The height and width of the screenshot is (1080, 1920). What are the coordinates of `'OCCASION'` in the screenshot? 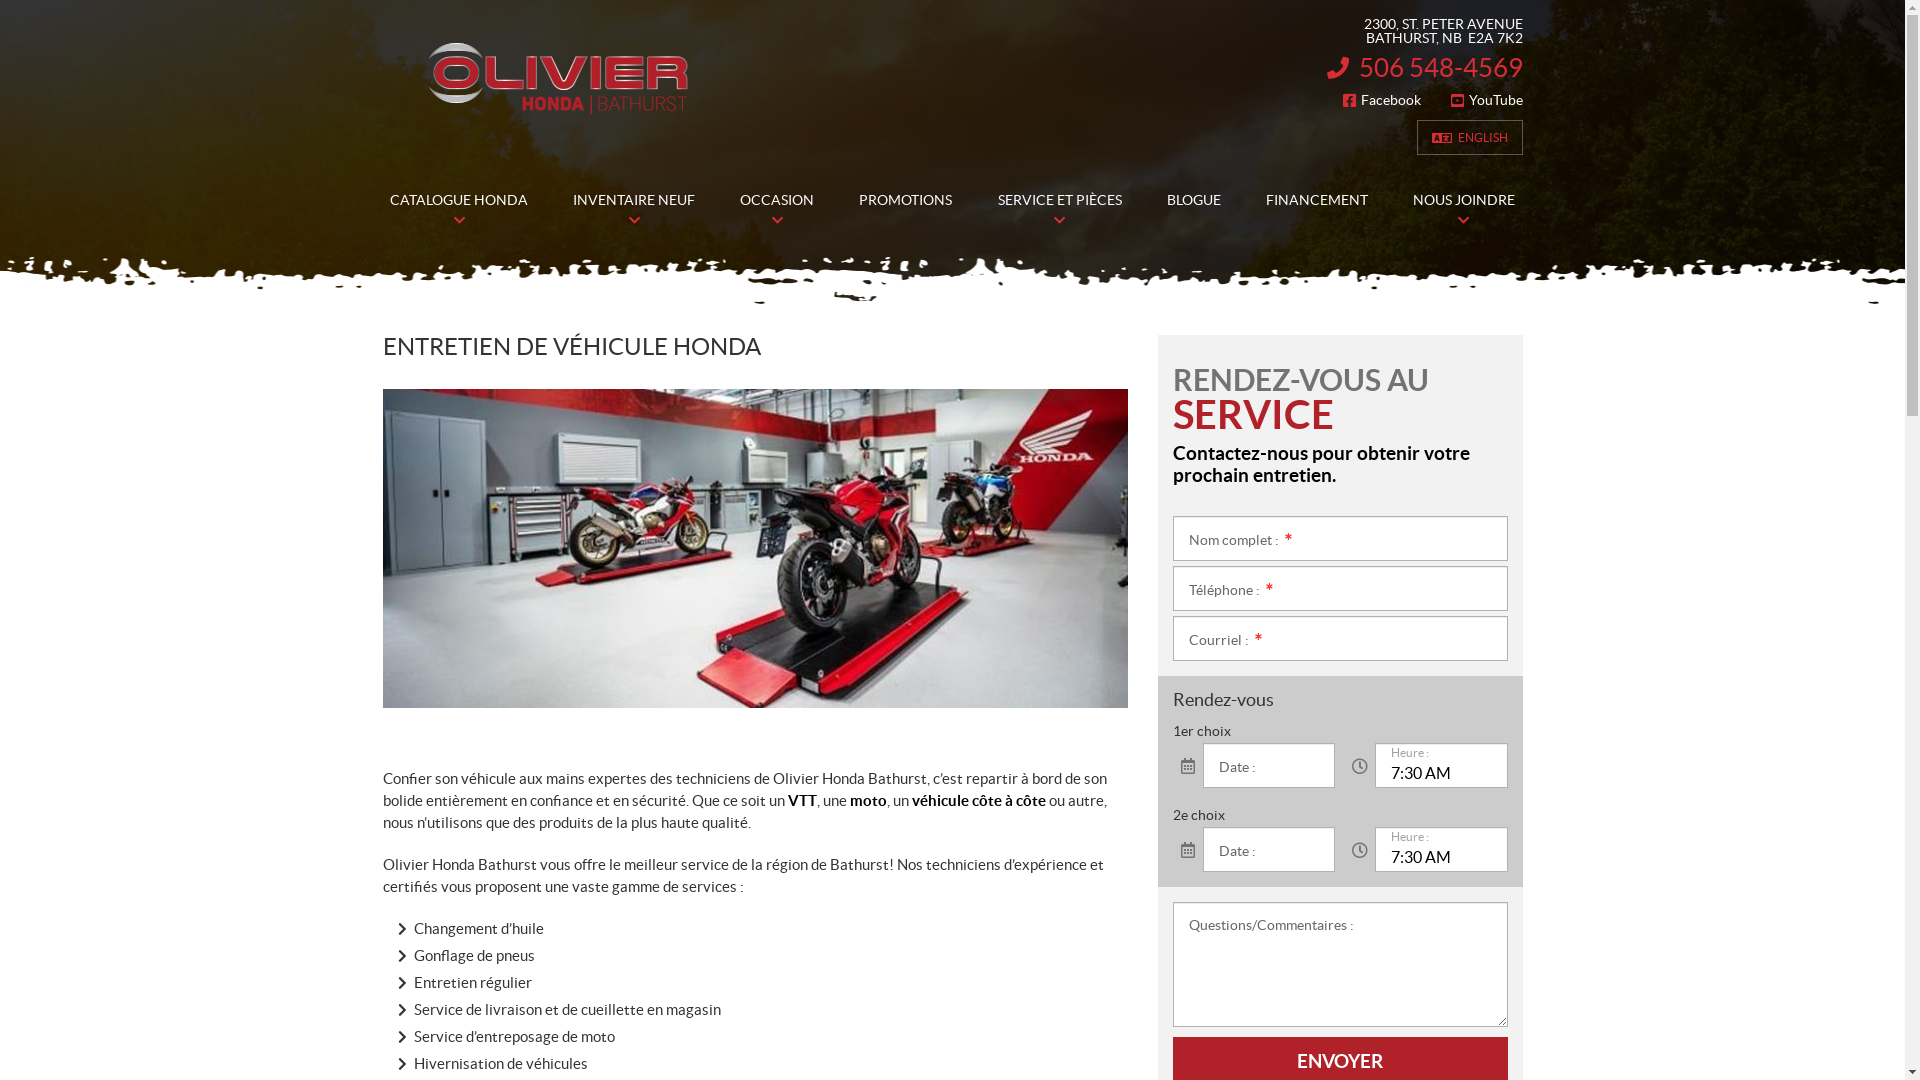 It's located at (776, 200).